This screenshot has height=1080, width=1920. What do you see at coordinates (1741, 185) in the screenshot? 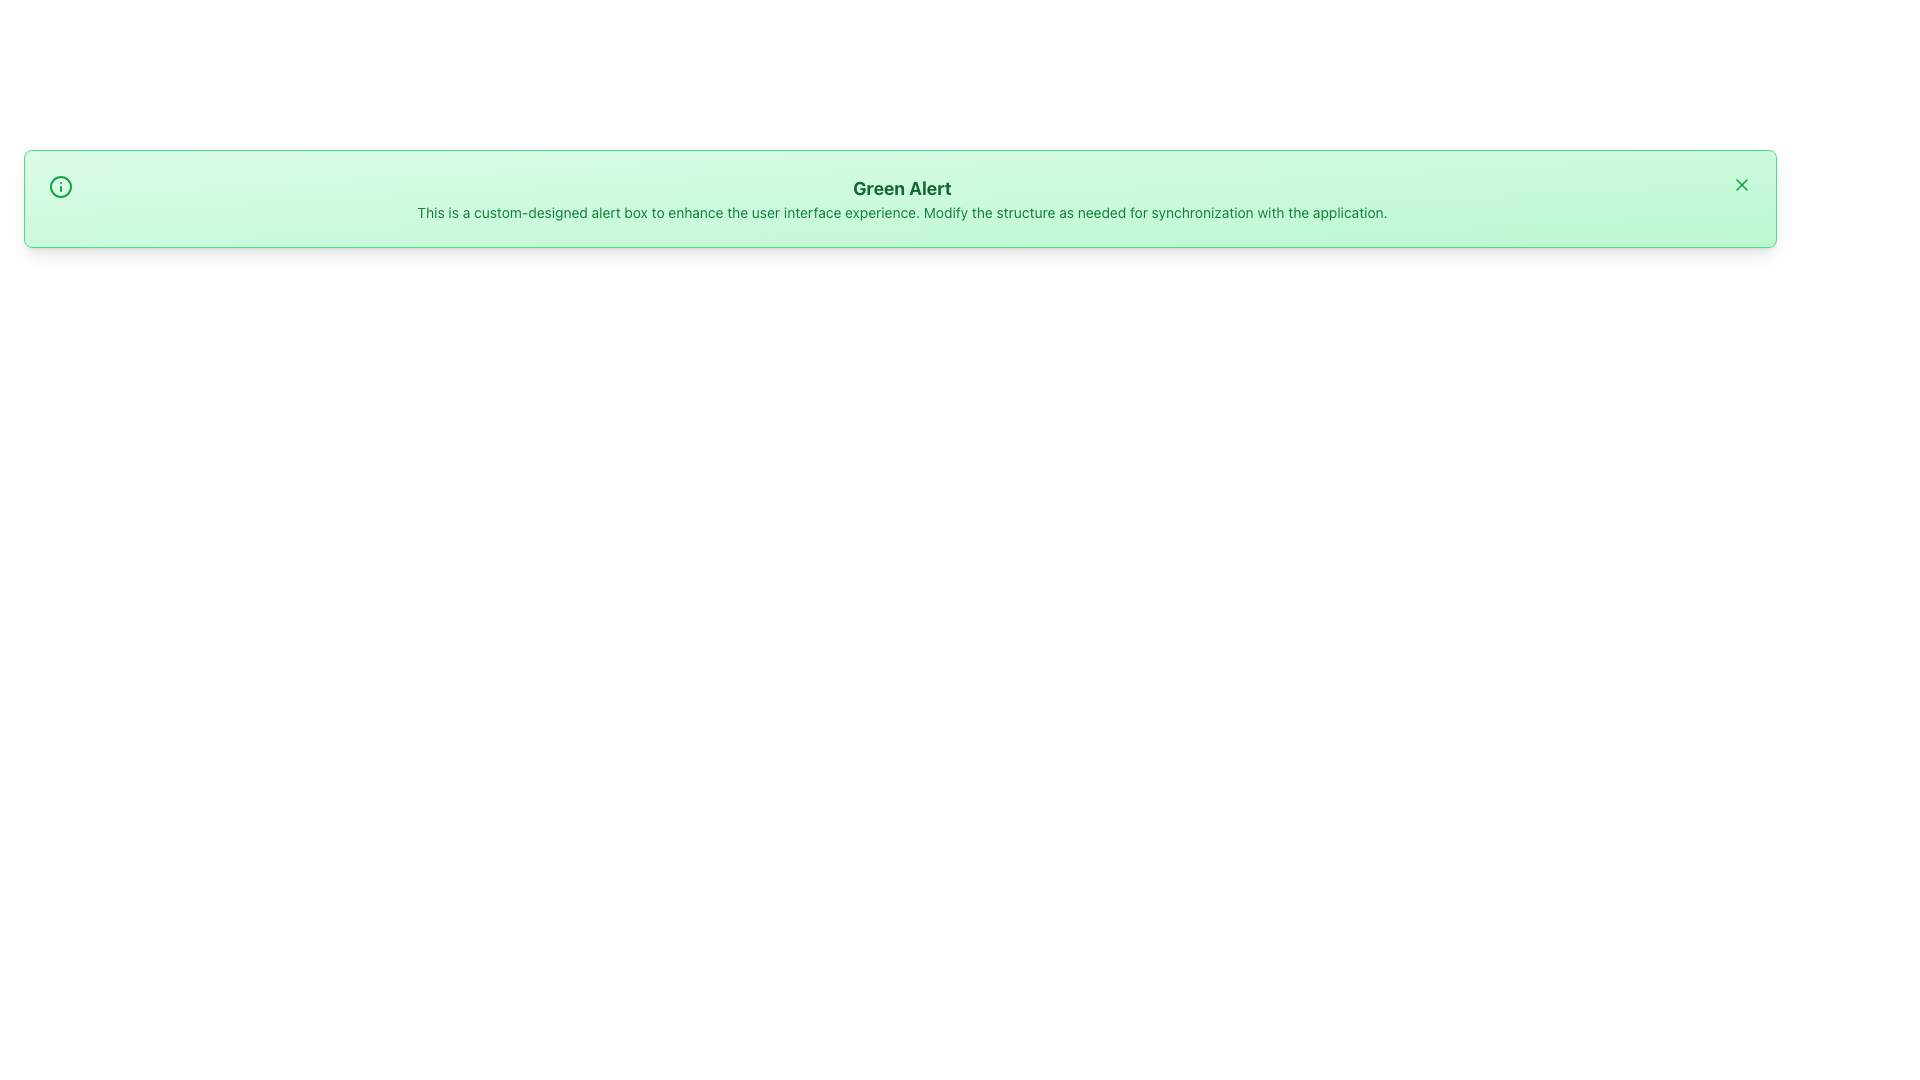
I see `the small square button with a bold green 'X' symbol at the far-right end of the green alert box` at bounding box center [1741, 185].